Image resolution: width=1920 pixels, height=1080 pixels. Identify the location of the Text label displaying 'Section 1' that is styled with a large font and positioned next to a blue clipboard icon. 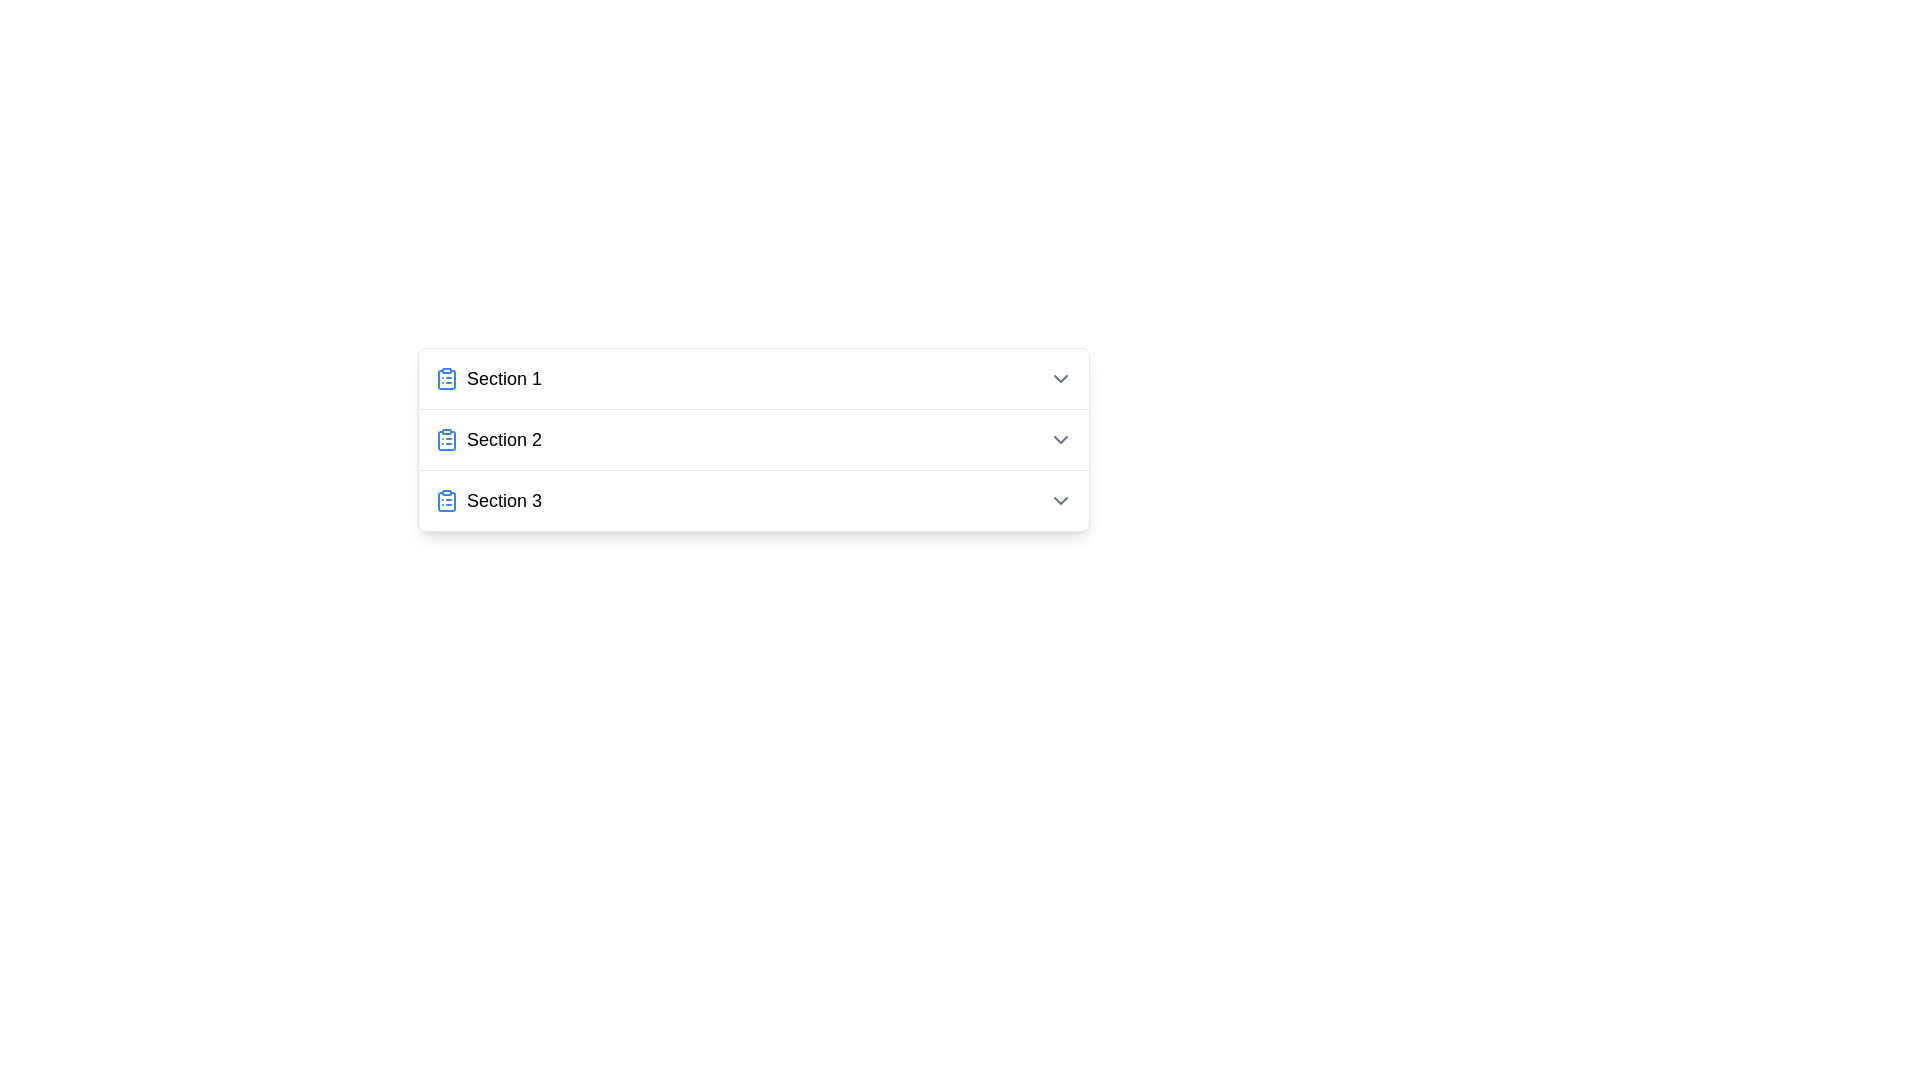
(504, 378).